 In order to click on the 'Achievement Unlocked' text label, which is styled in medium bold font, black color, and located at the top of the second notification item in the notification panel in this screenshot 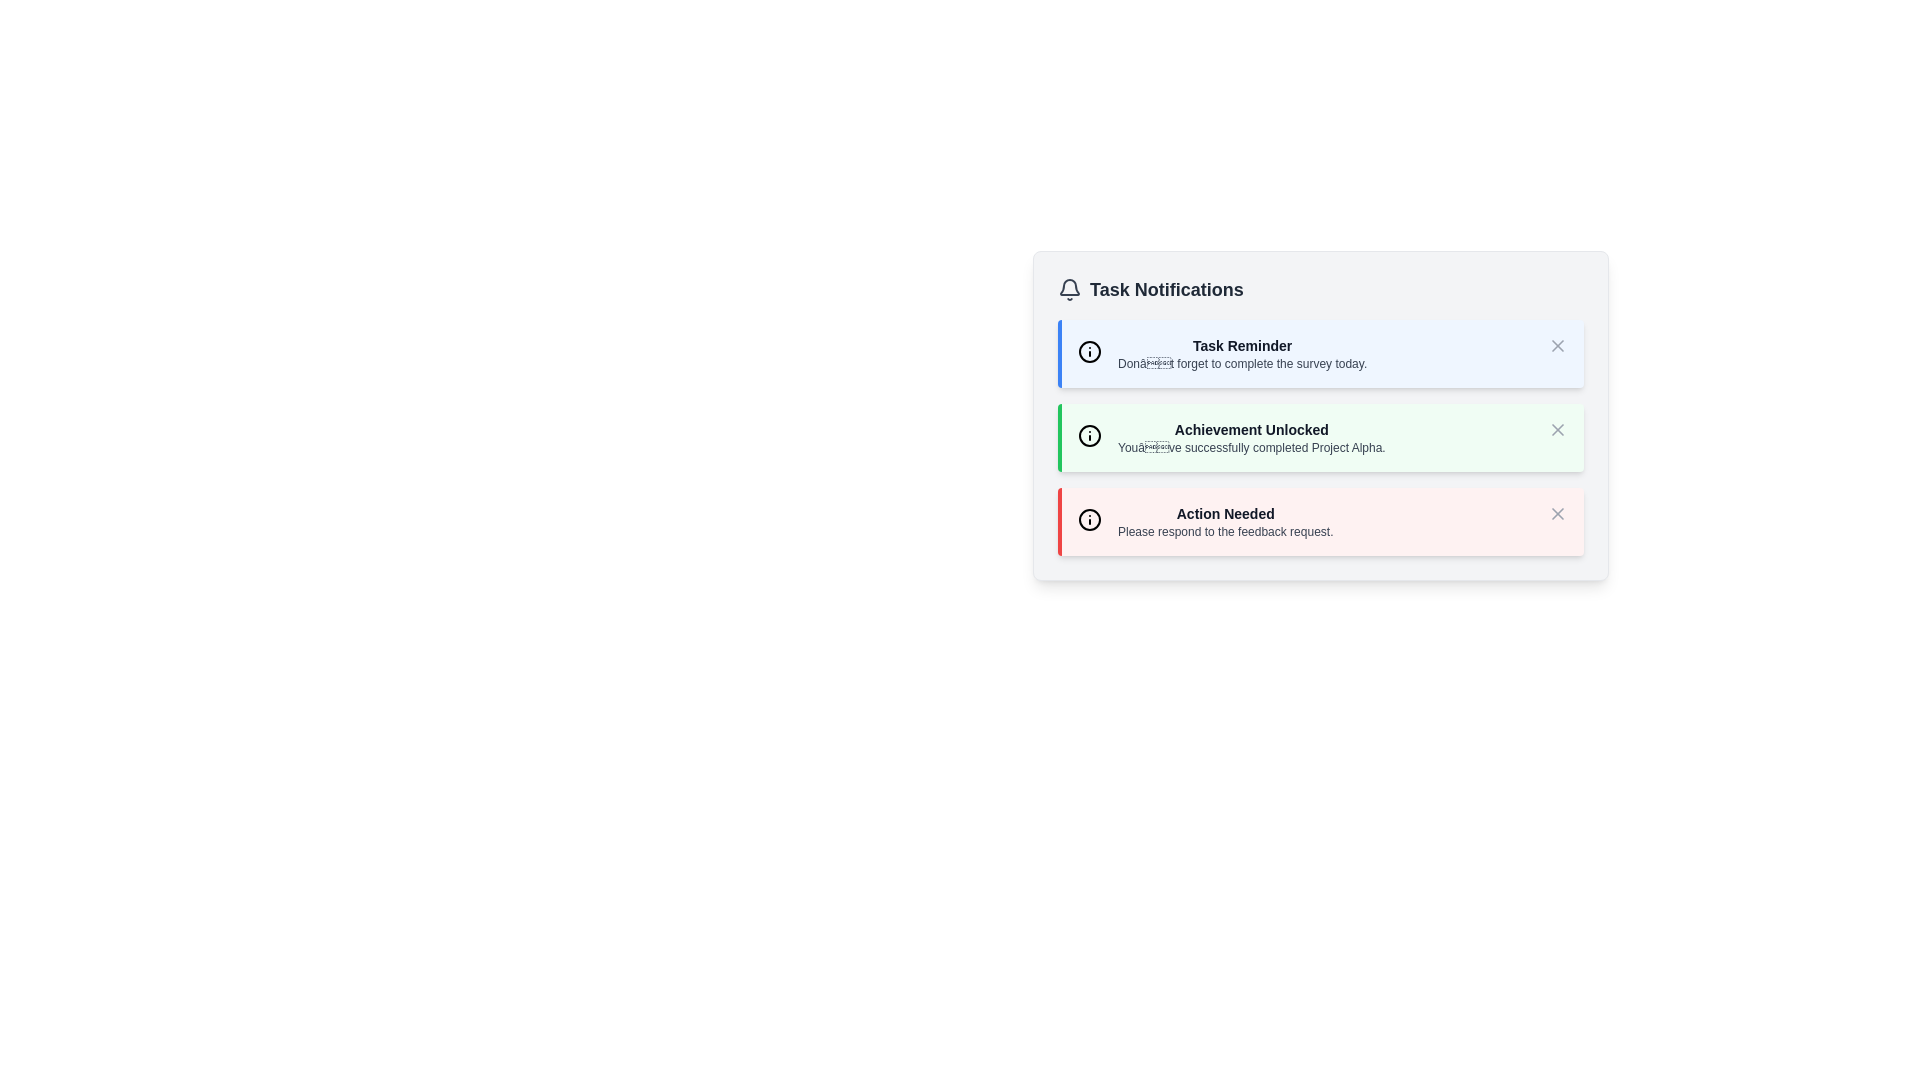, I will do `click(1250, 428)`.